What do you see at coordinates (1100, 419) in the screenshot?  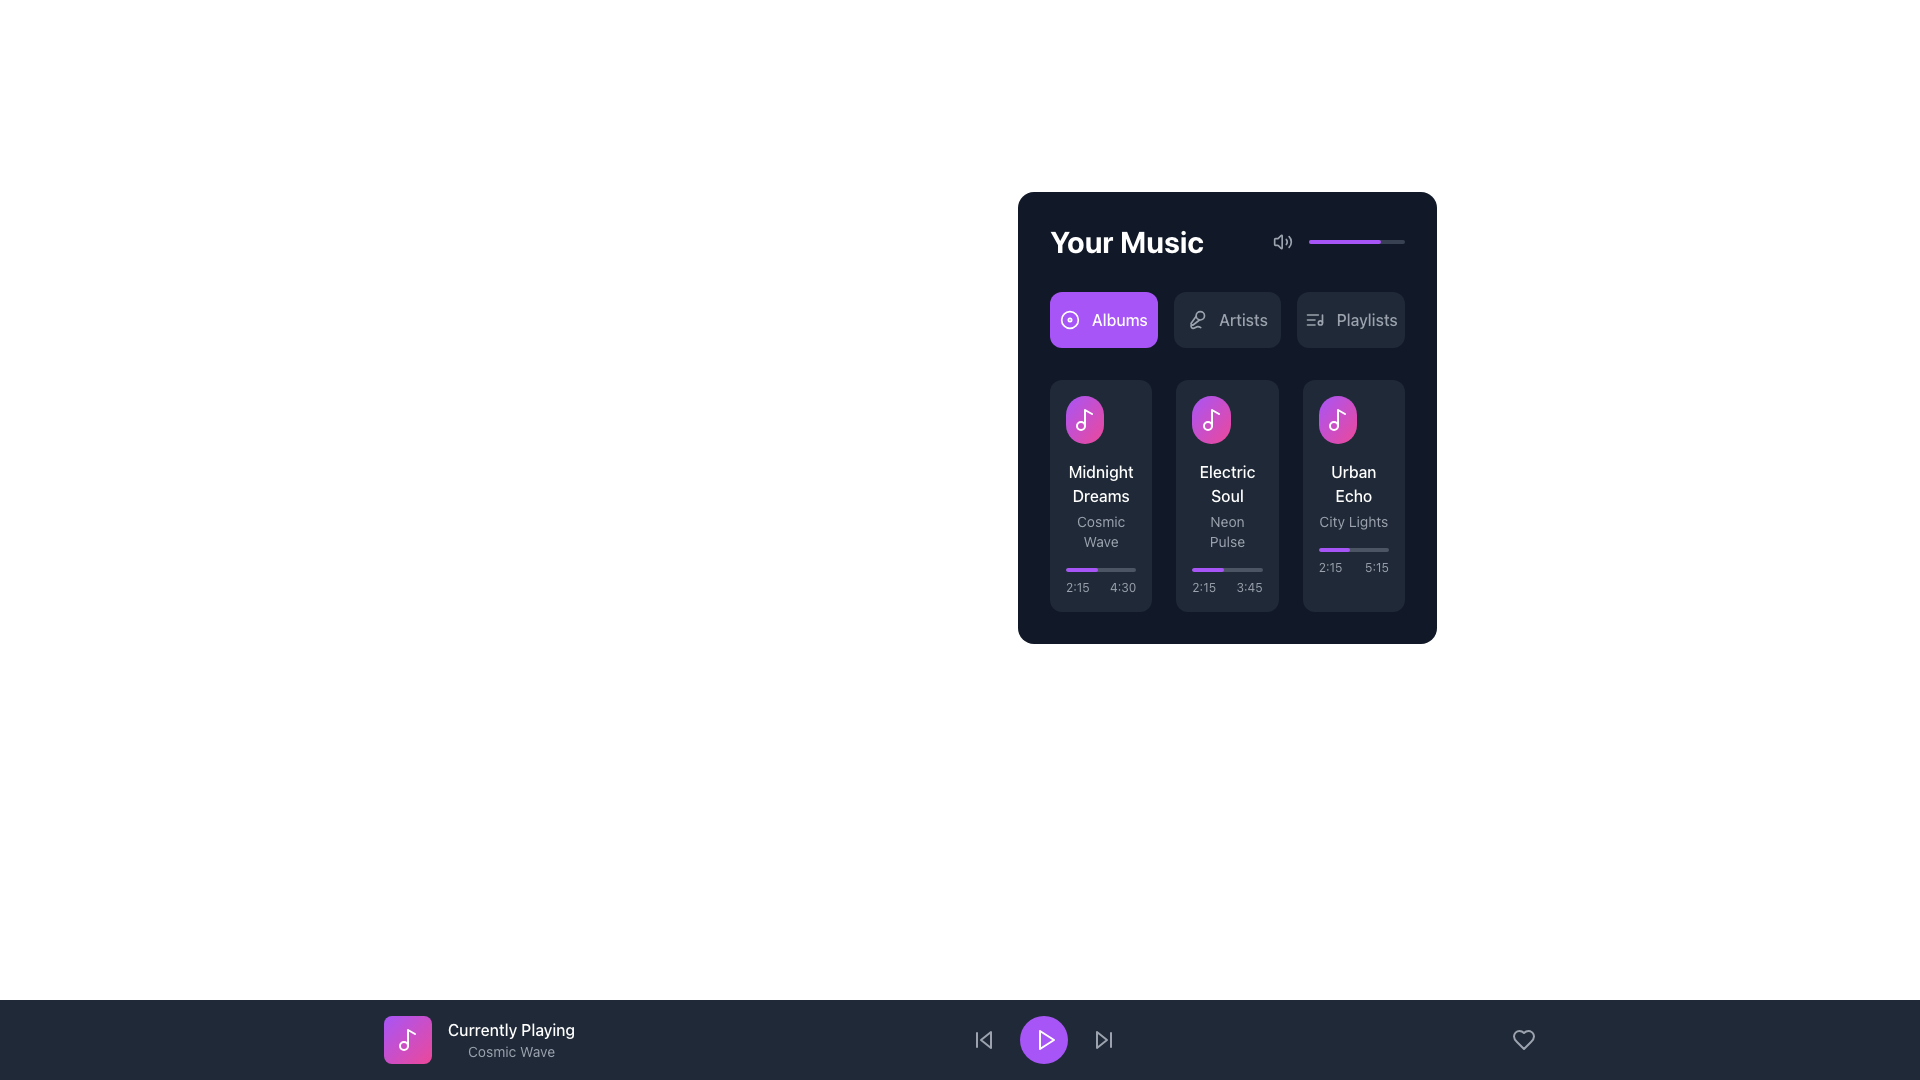 I see `the elliptical IconButton with a gradient background featuring a white musical note icon, located in the top-left region of the 'Midnight Dreams' card in the 'Your Music' section` at bounding box center [1100, 419].